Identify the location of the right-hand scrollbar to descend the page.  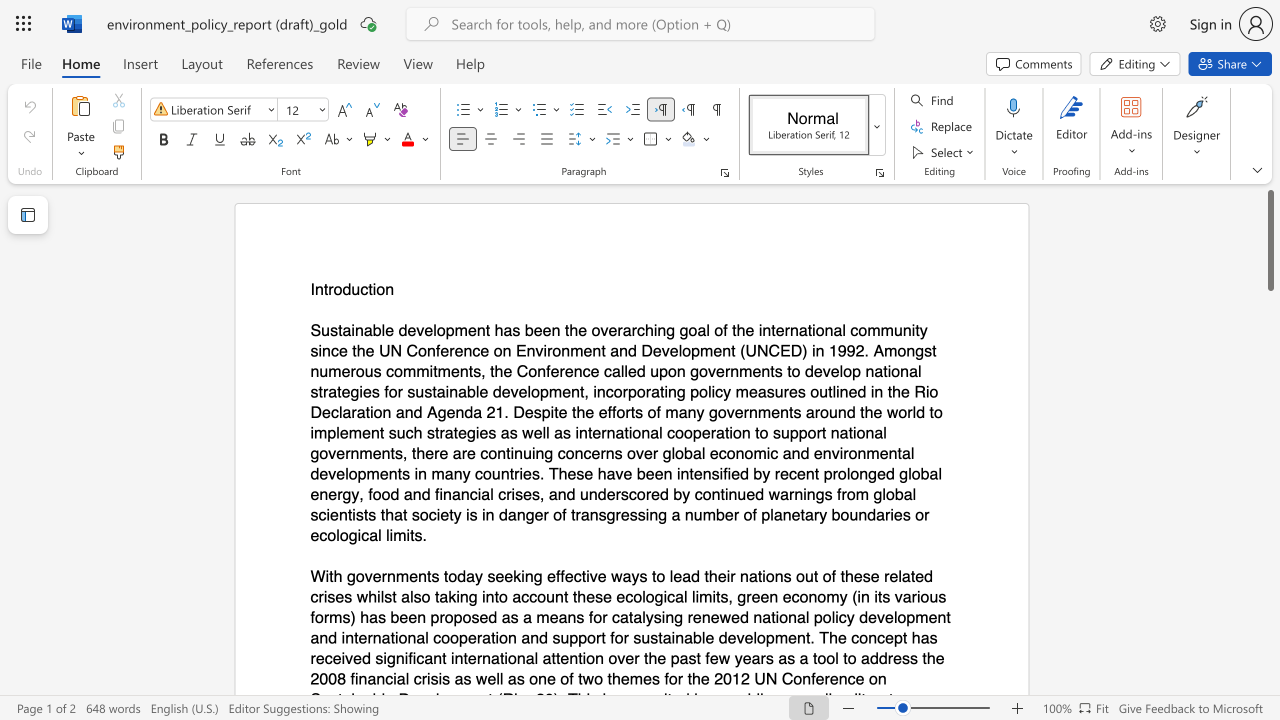
(1269, 318).